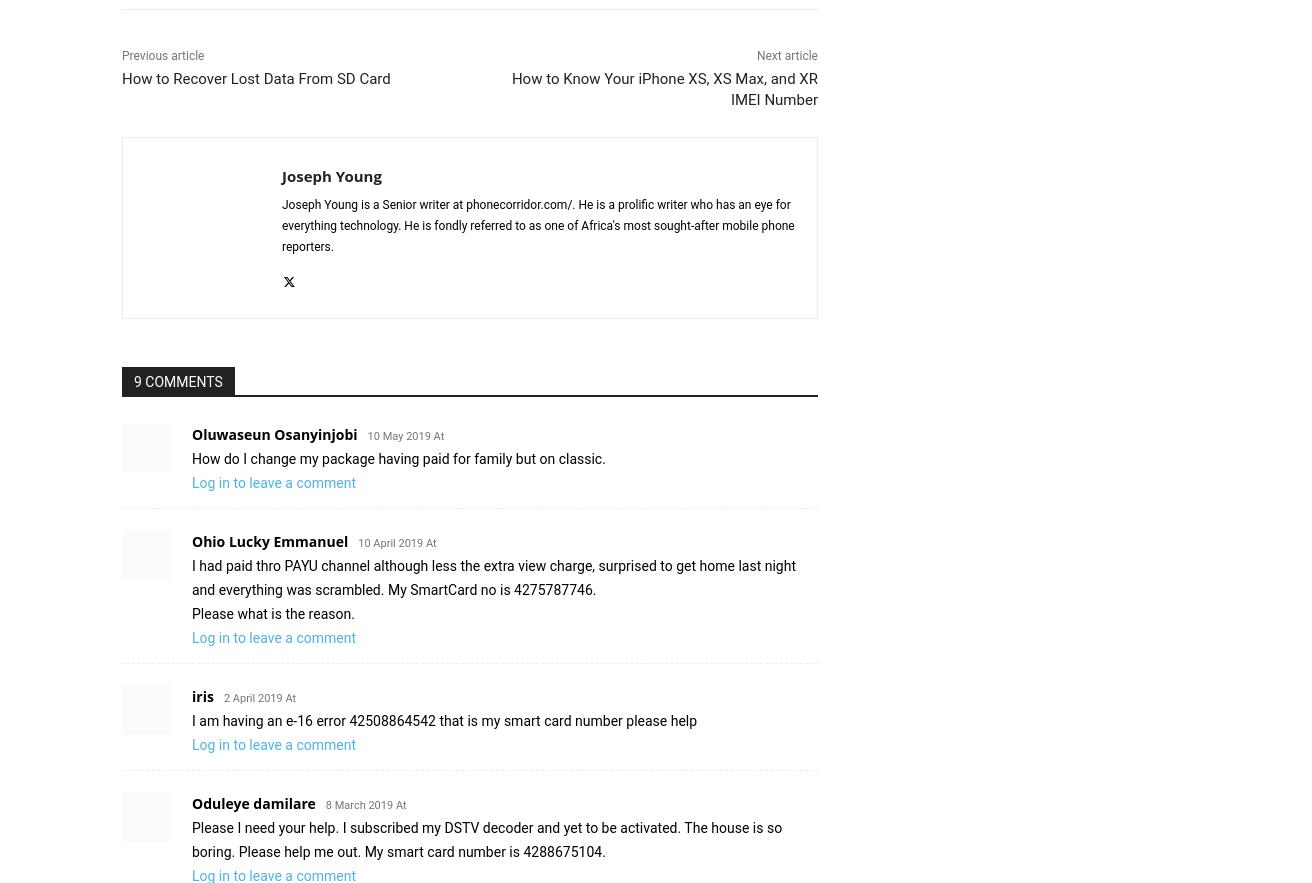  I want to click on 'How do I change my package having paid for family but on classic.', so click(190, 457).